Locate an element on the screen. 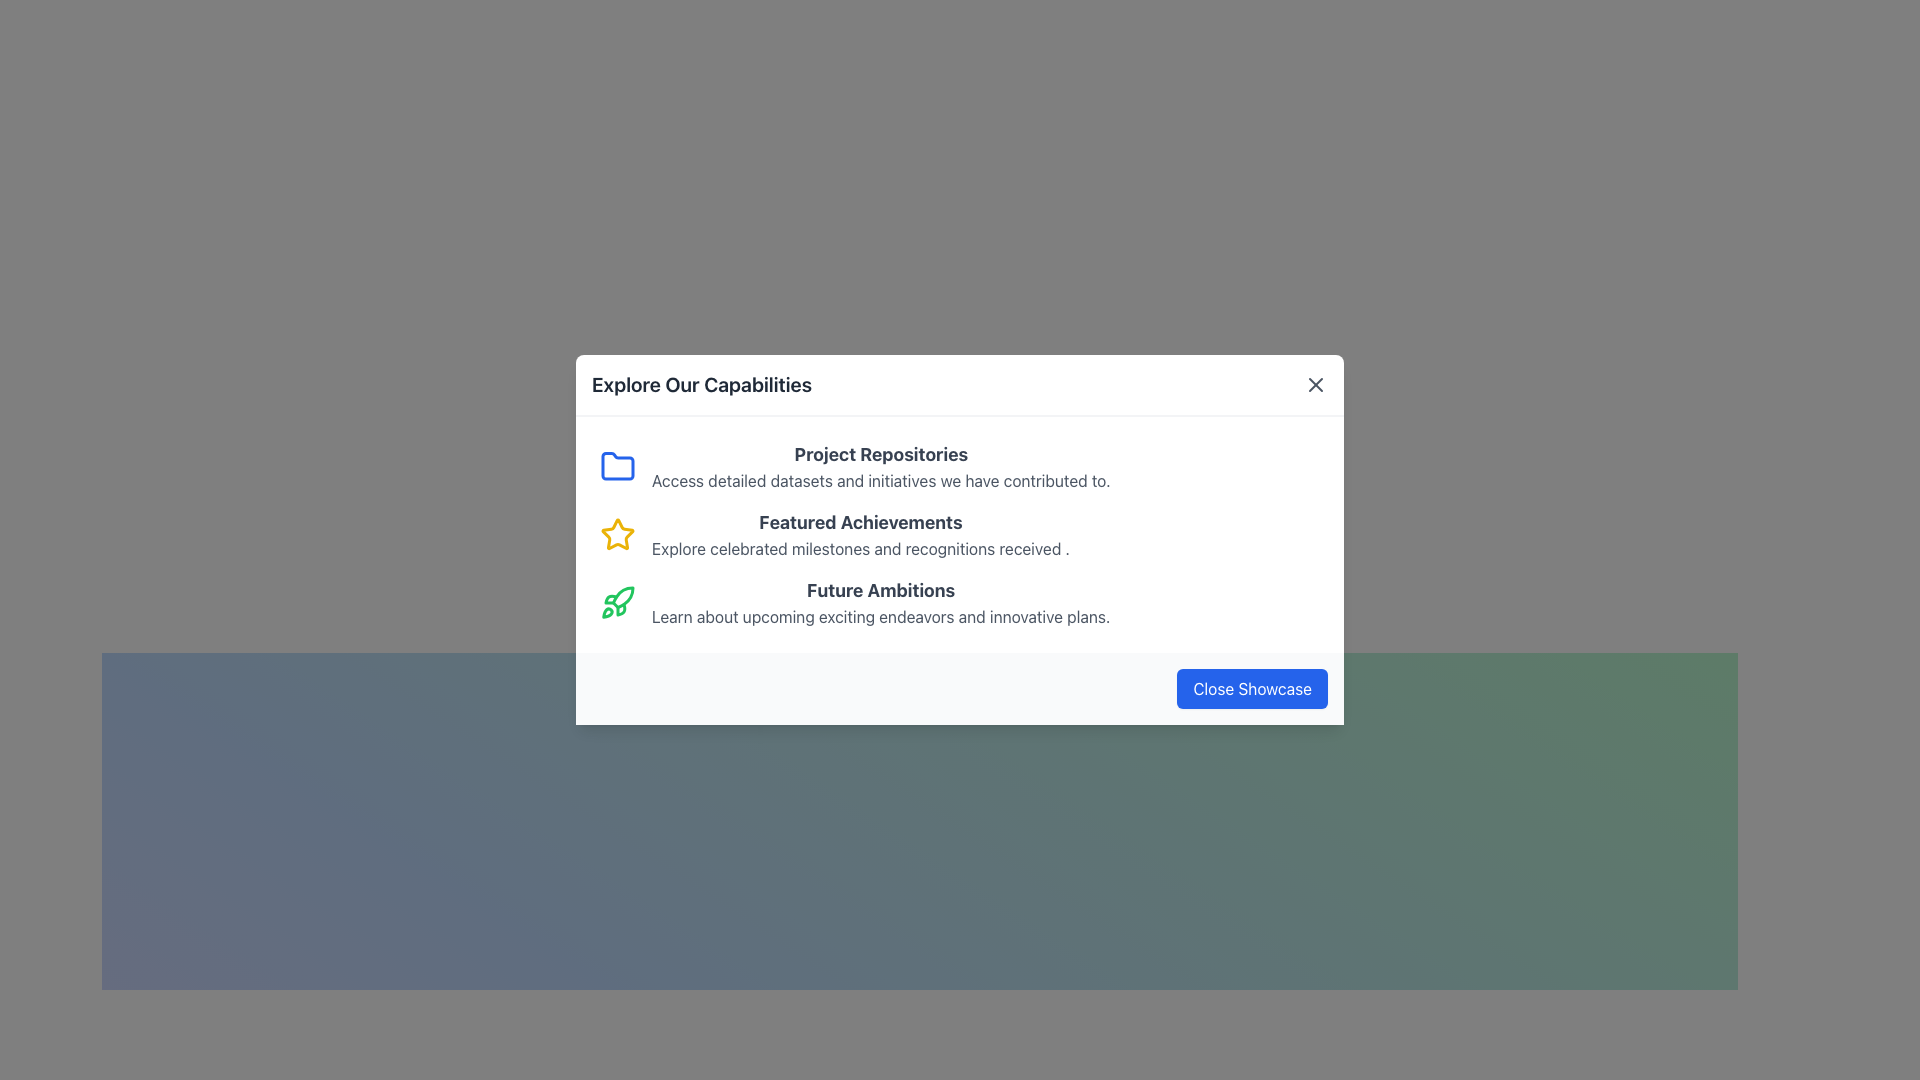 Image resolution: width=1920 pixels, height=1080 pixels. the achievements and recognitions section is located at coordinates (960, 534).